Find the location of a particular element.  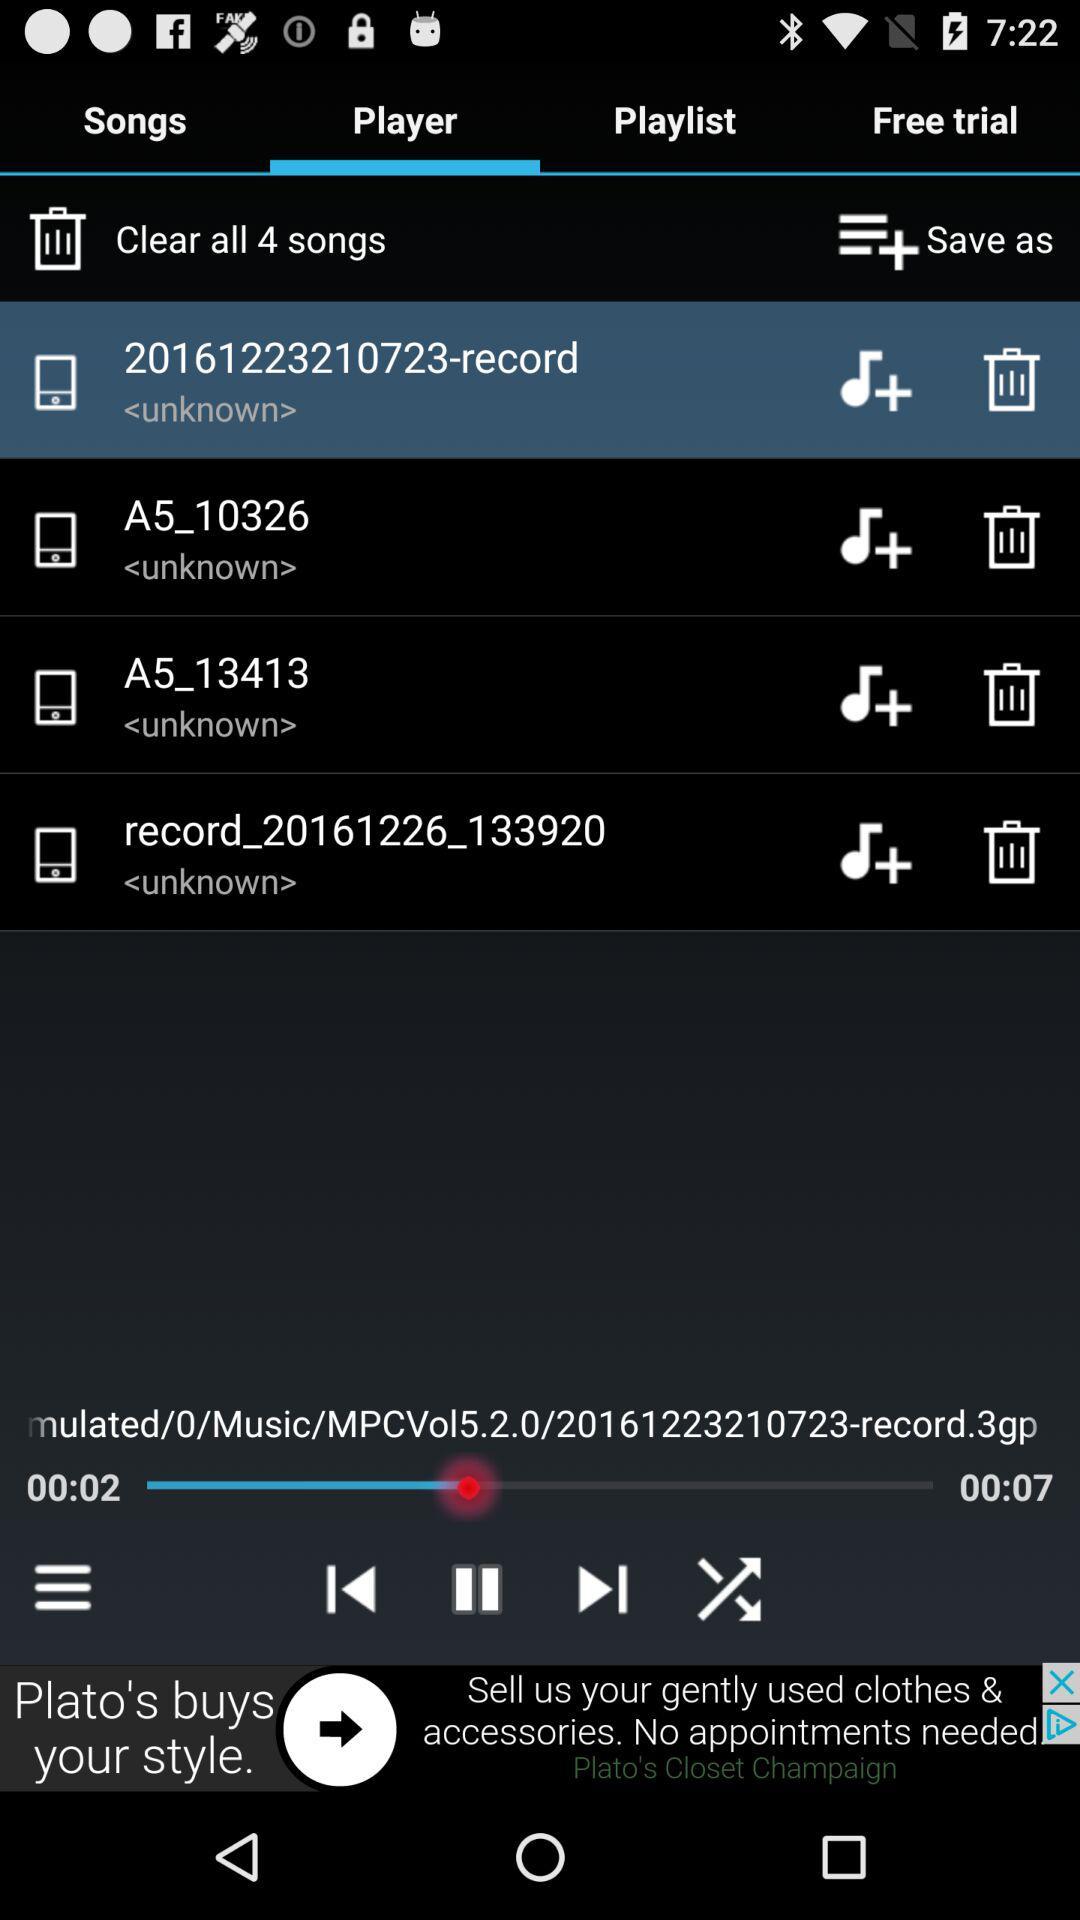

delete button is located at coordinates (1017, 851).